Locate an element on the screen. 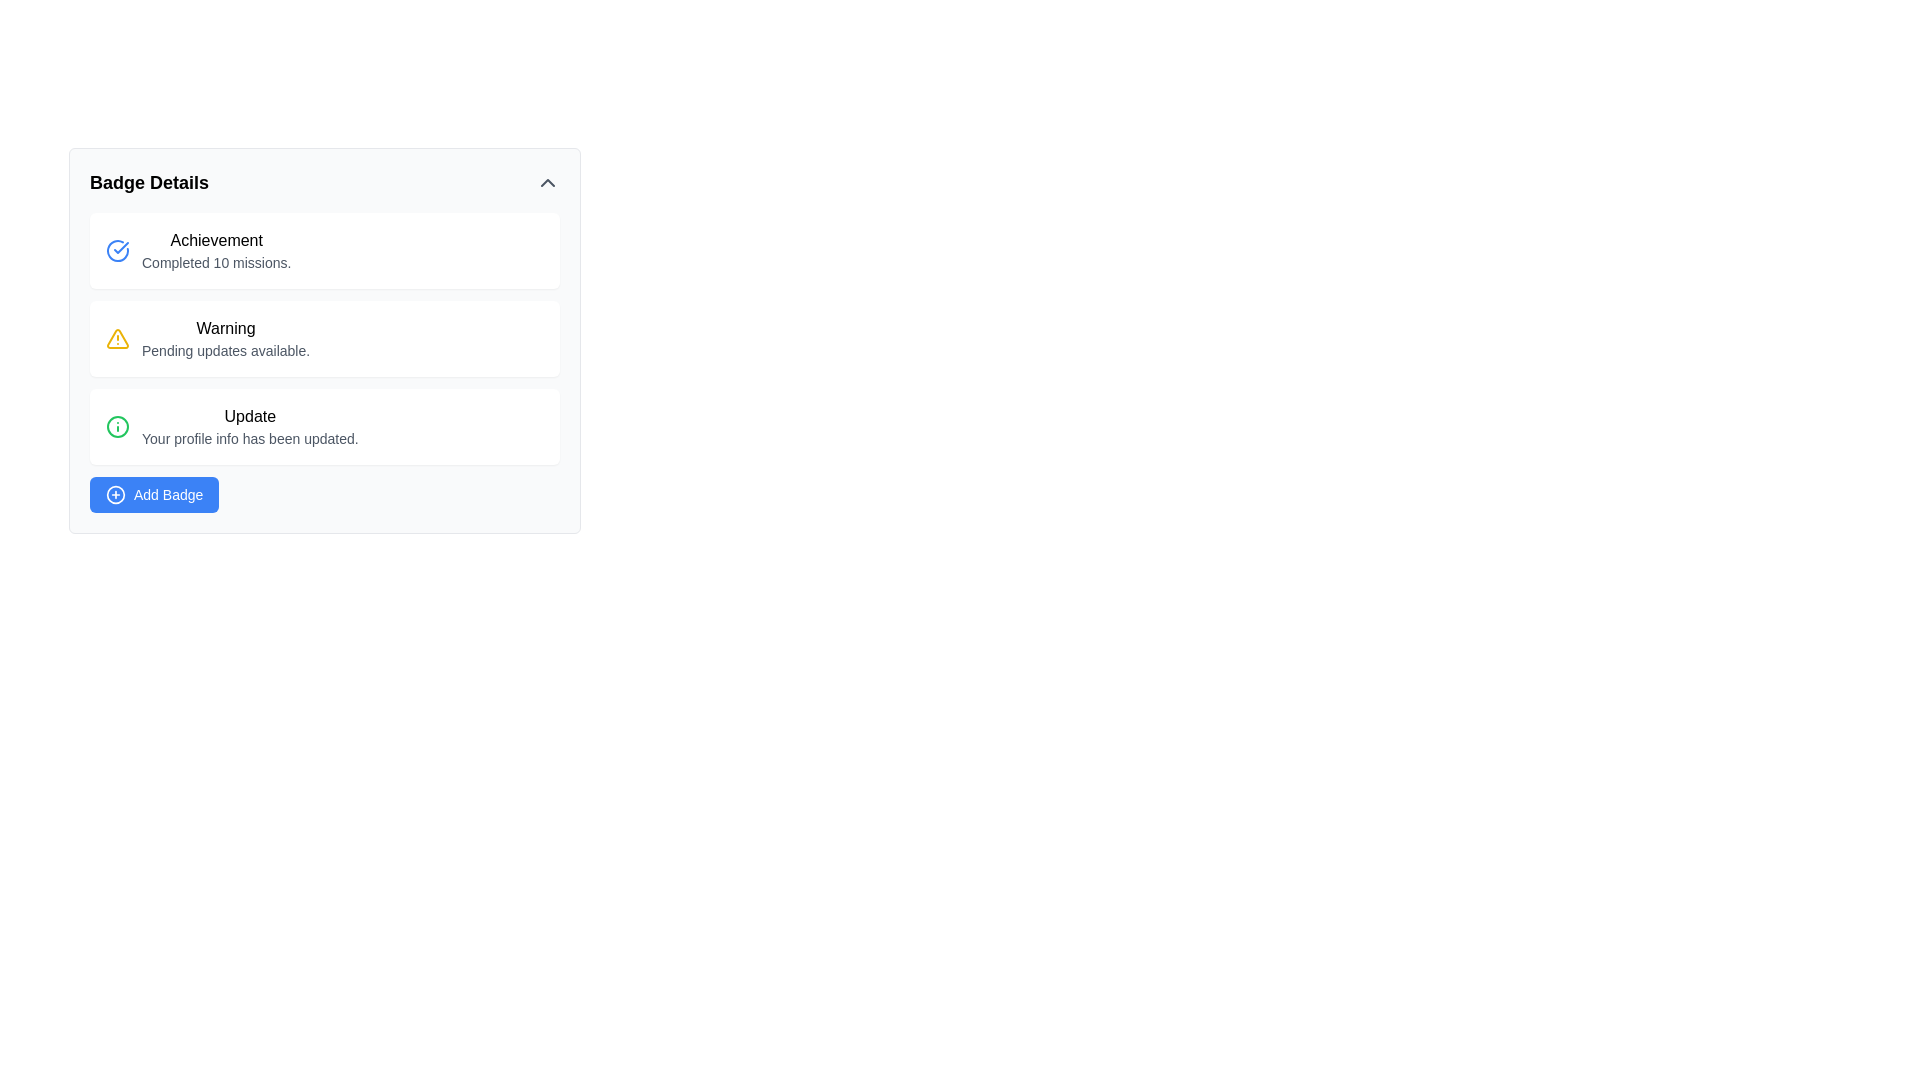 The image size is (1920, 1080). the circular graphical component that indicates status in the 'Update' section of the 'Badge Details' interface is located at coordinates (117, 426).